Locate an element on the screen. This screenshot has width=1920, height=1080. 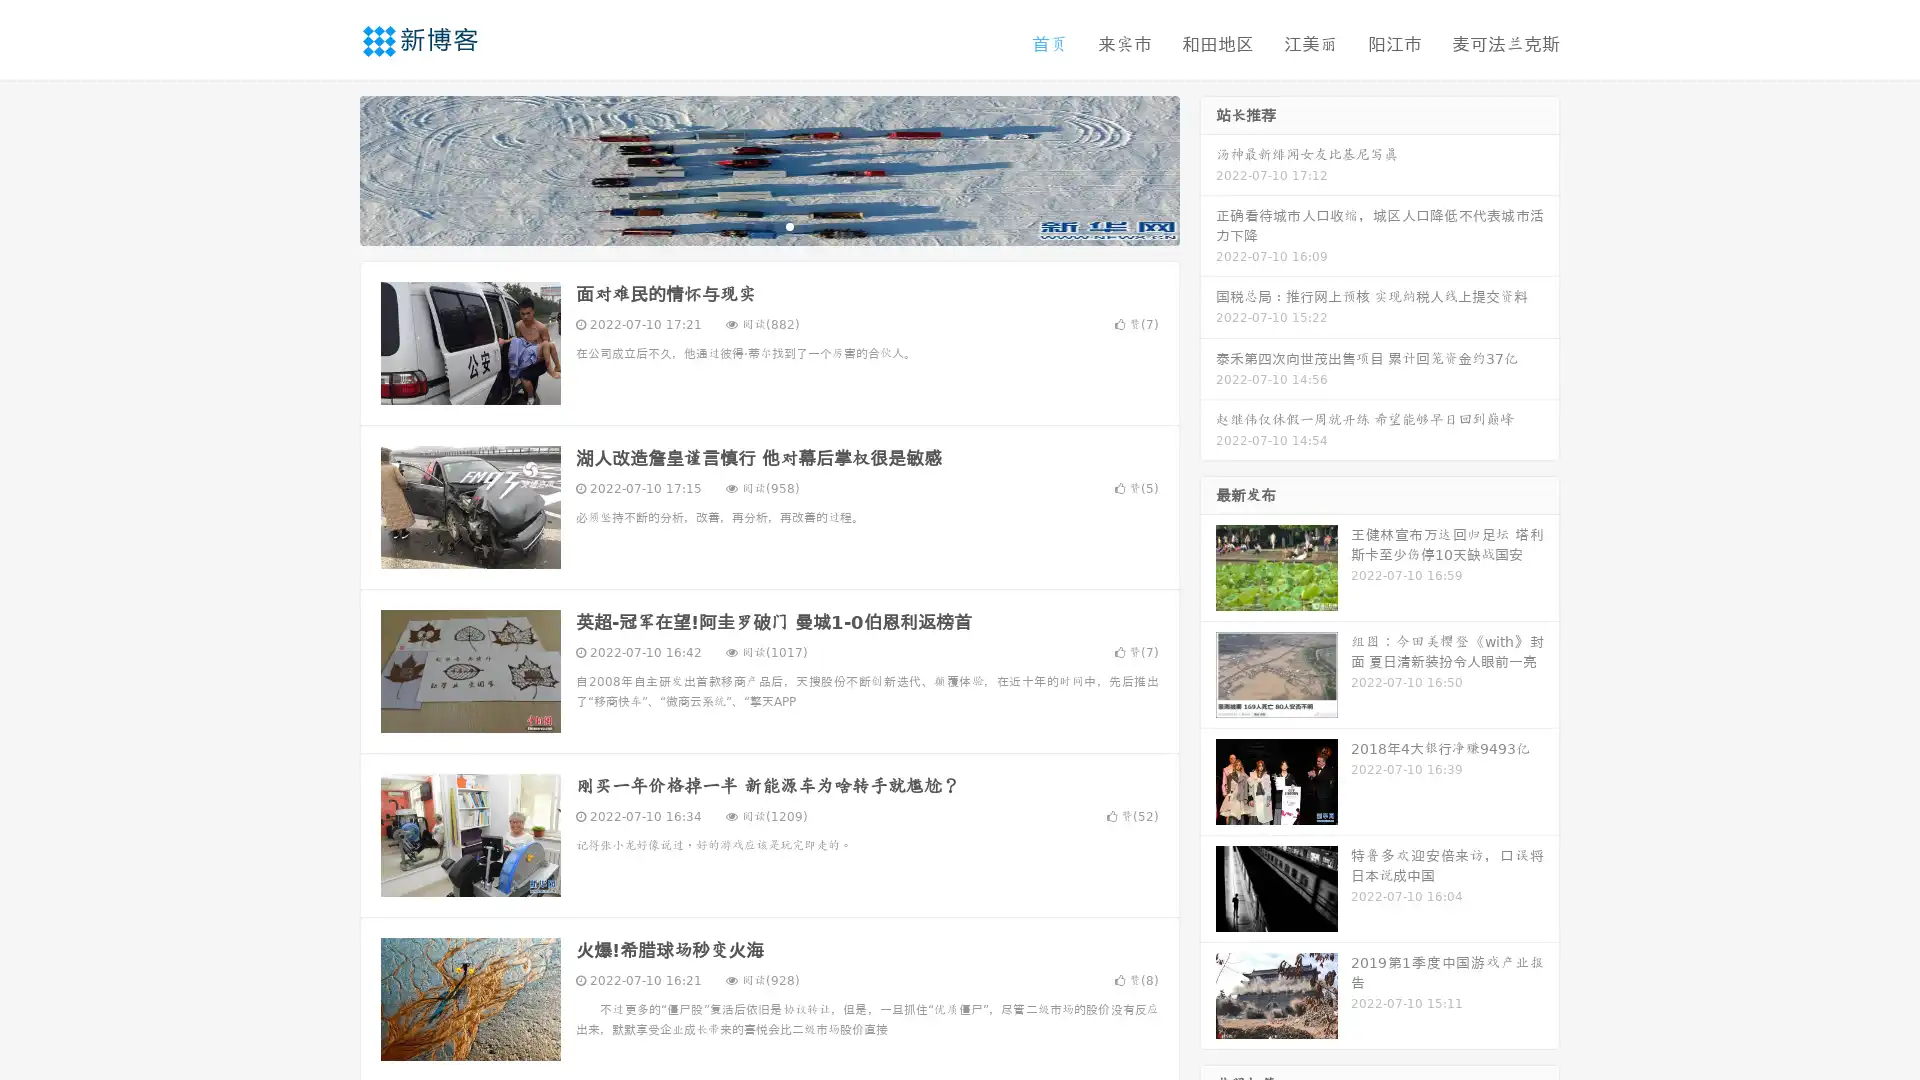
Go to slide 2 is located at coordinates (768, 225).